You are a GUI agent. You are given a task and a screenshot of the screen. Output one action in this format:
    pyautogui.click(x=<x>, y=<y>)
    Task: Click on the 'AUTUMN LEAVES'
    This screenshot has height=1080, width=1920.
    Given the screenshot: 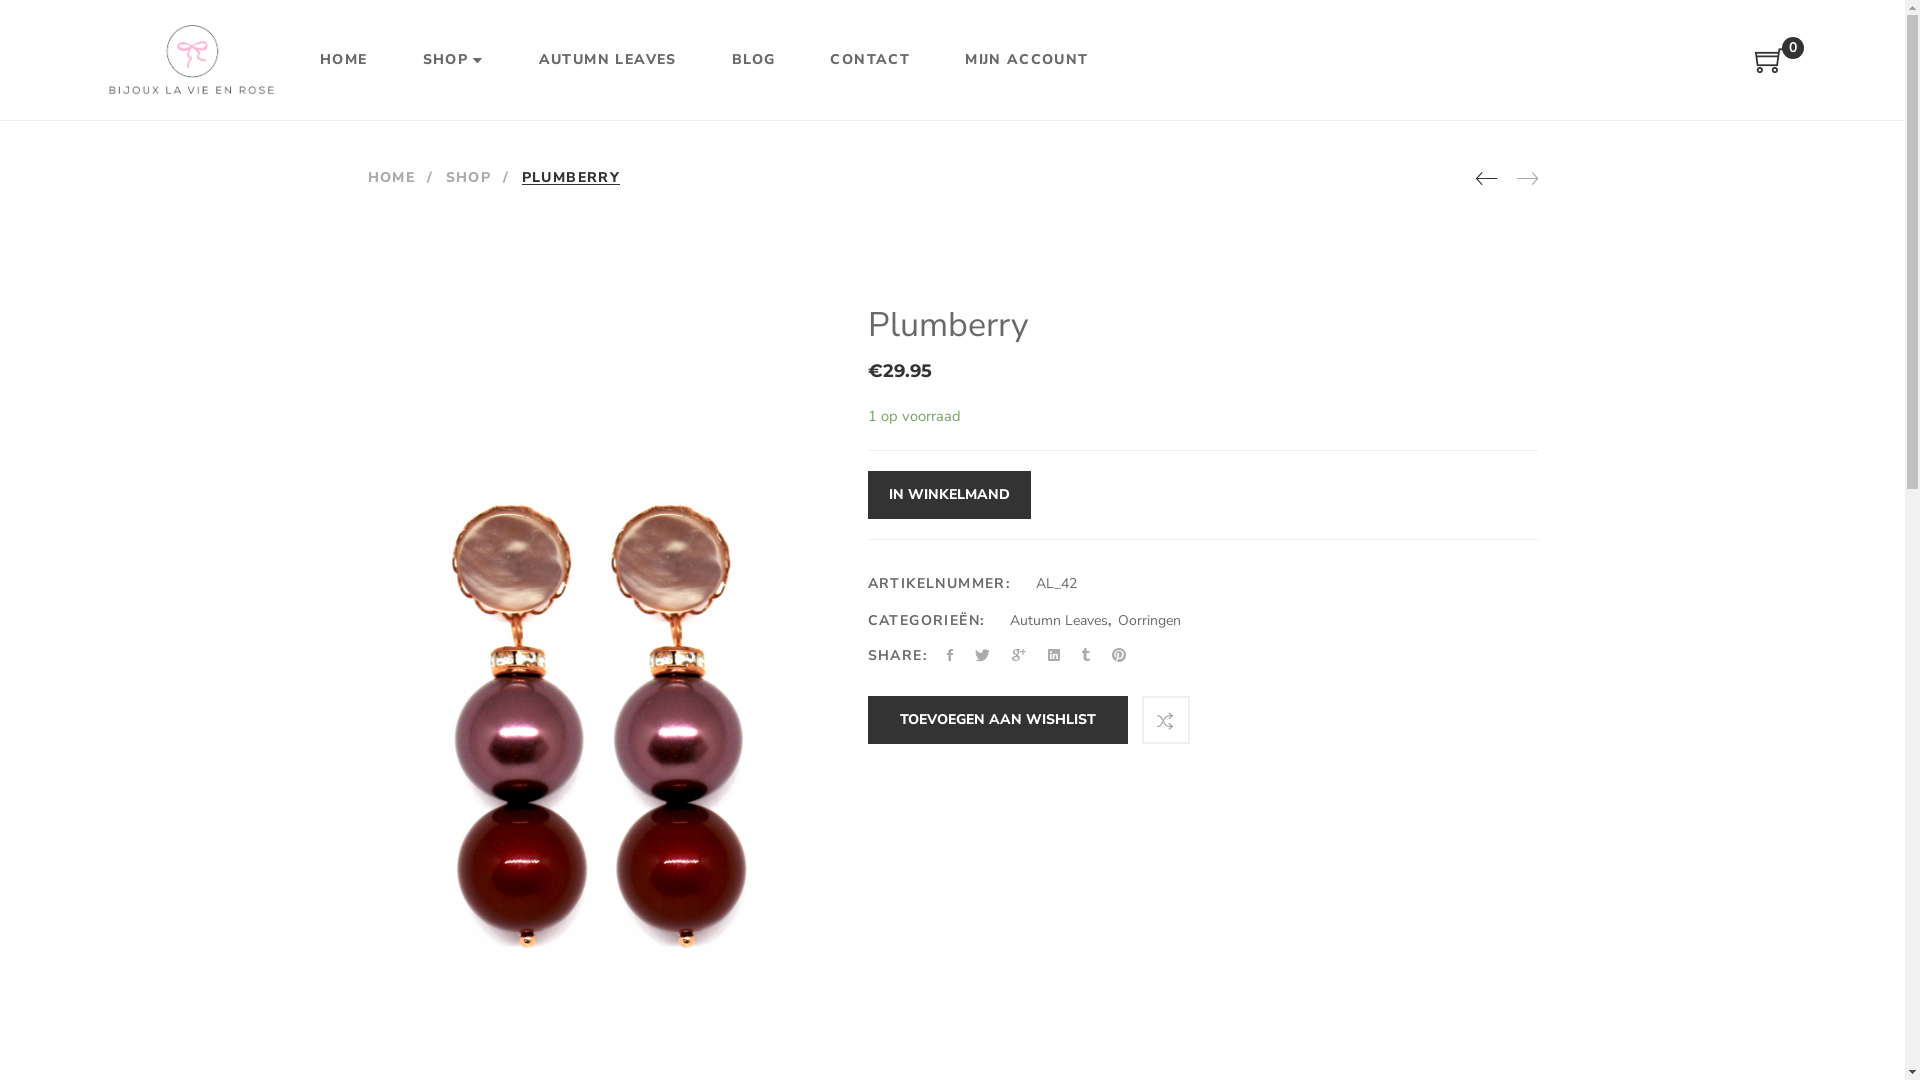 What is the action you would take?
    pyautogui.click(x=607, y=59)
    